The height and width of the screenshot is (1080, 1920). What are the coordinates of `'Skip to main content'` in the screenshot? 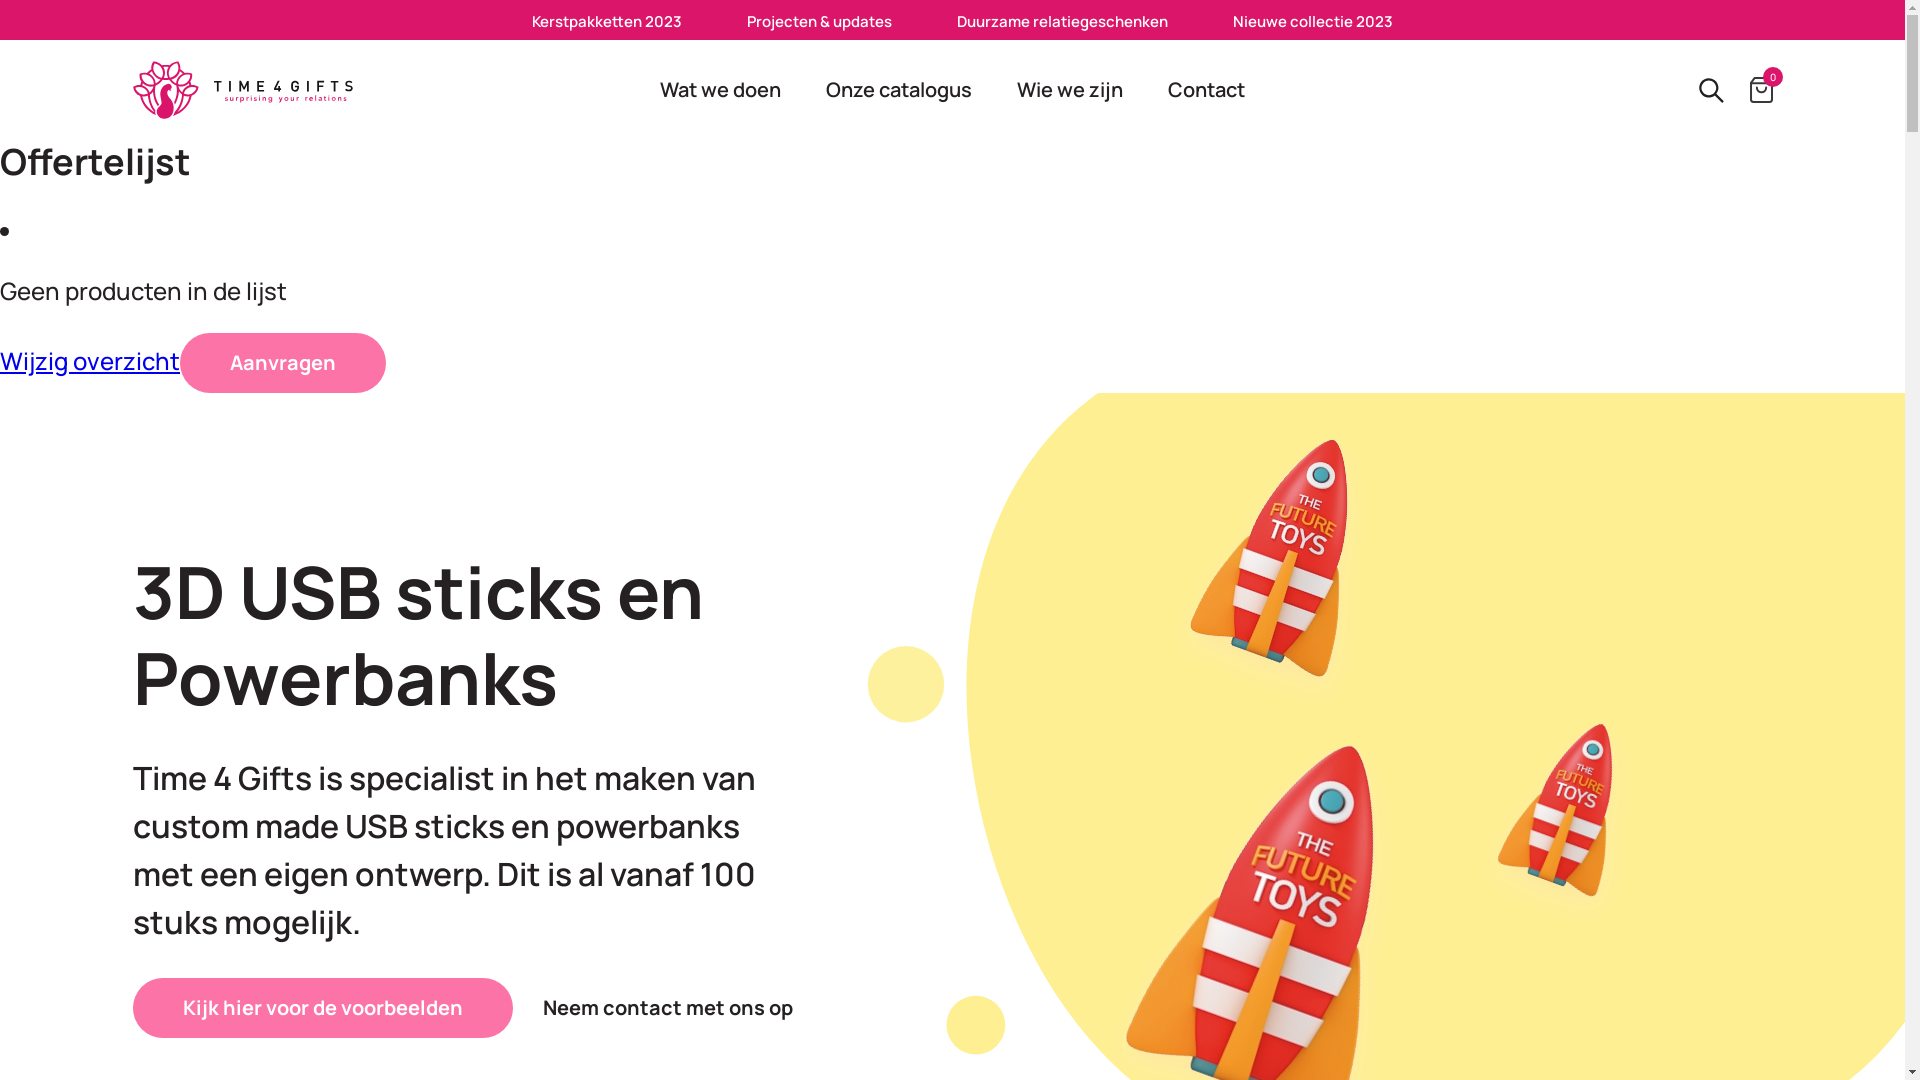 It's located at (0, 0).